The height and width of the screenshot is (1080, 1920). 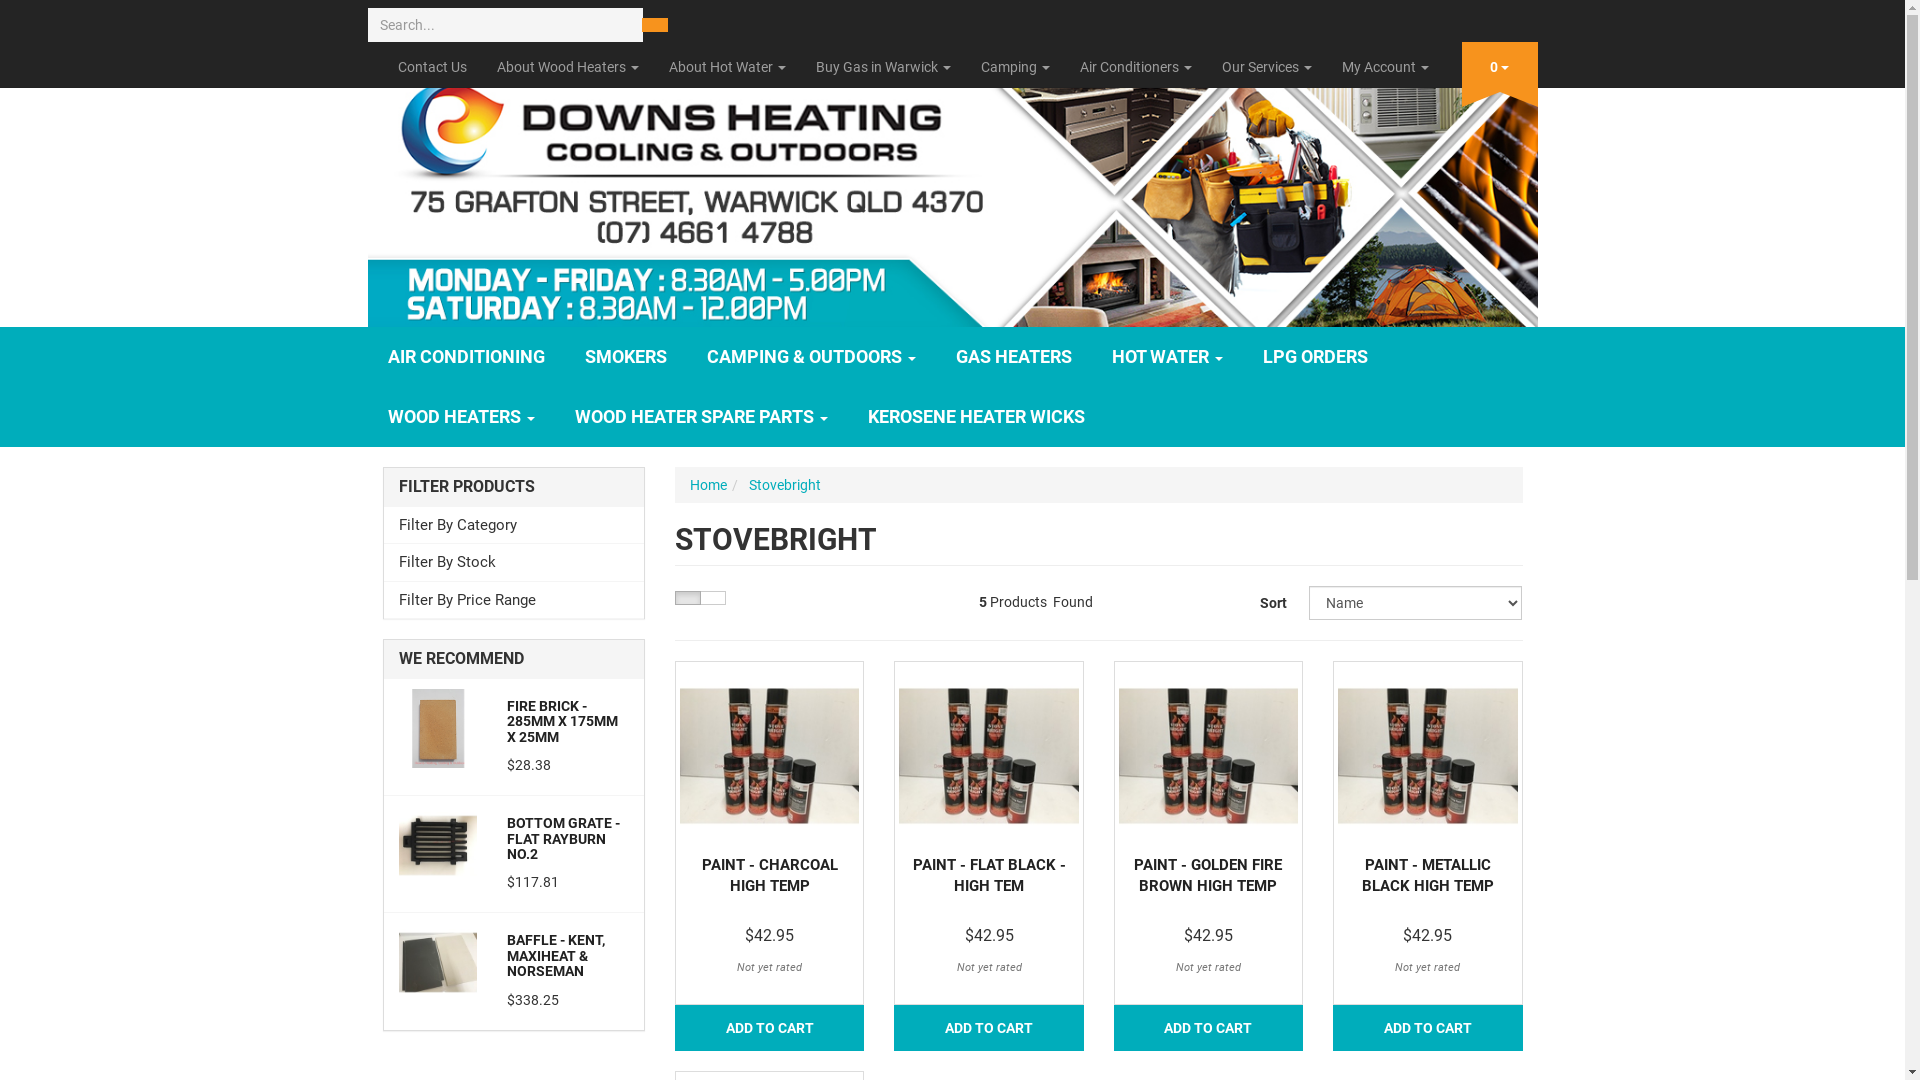 I want to click on 'LPG ORDERS', so click(x=1241, y=356).